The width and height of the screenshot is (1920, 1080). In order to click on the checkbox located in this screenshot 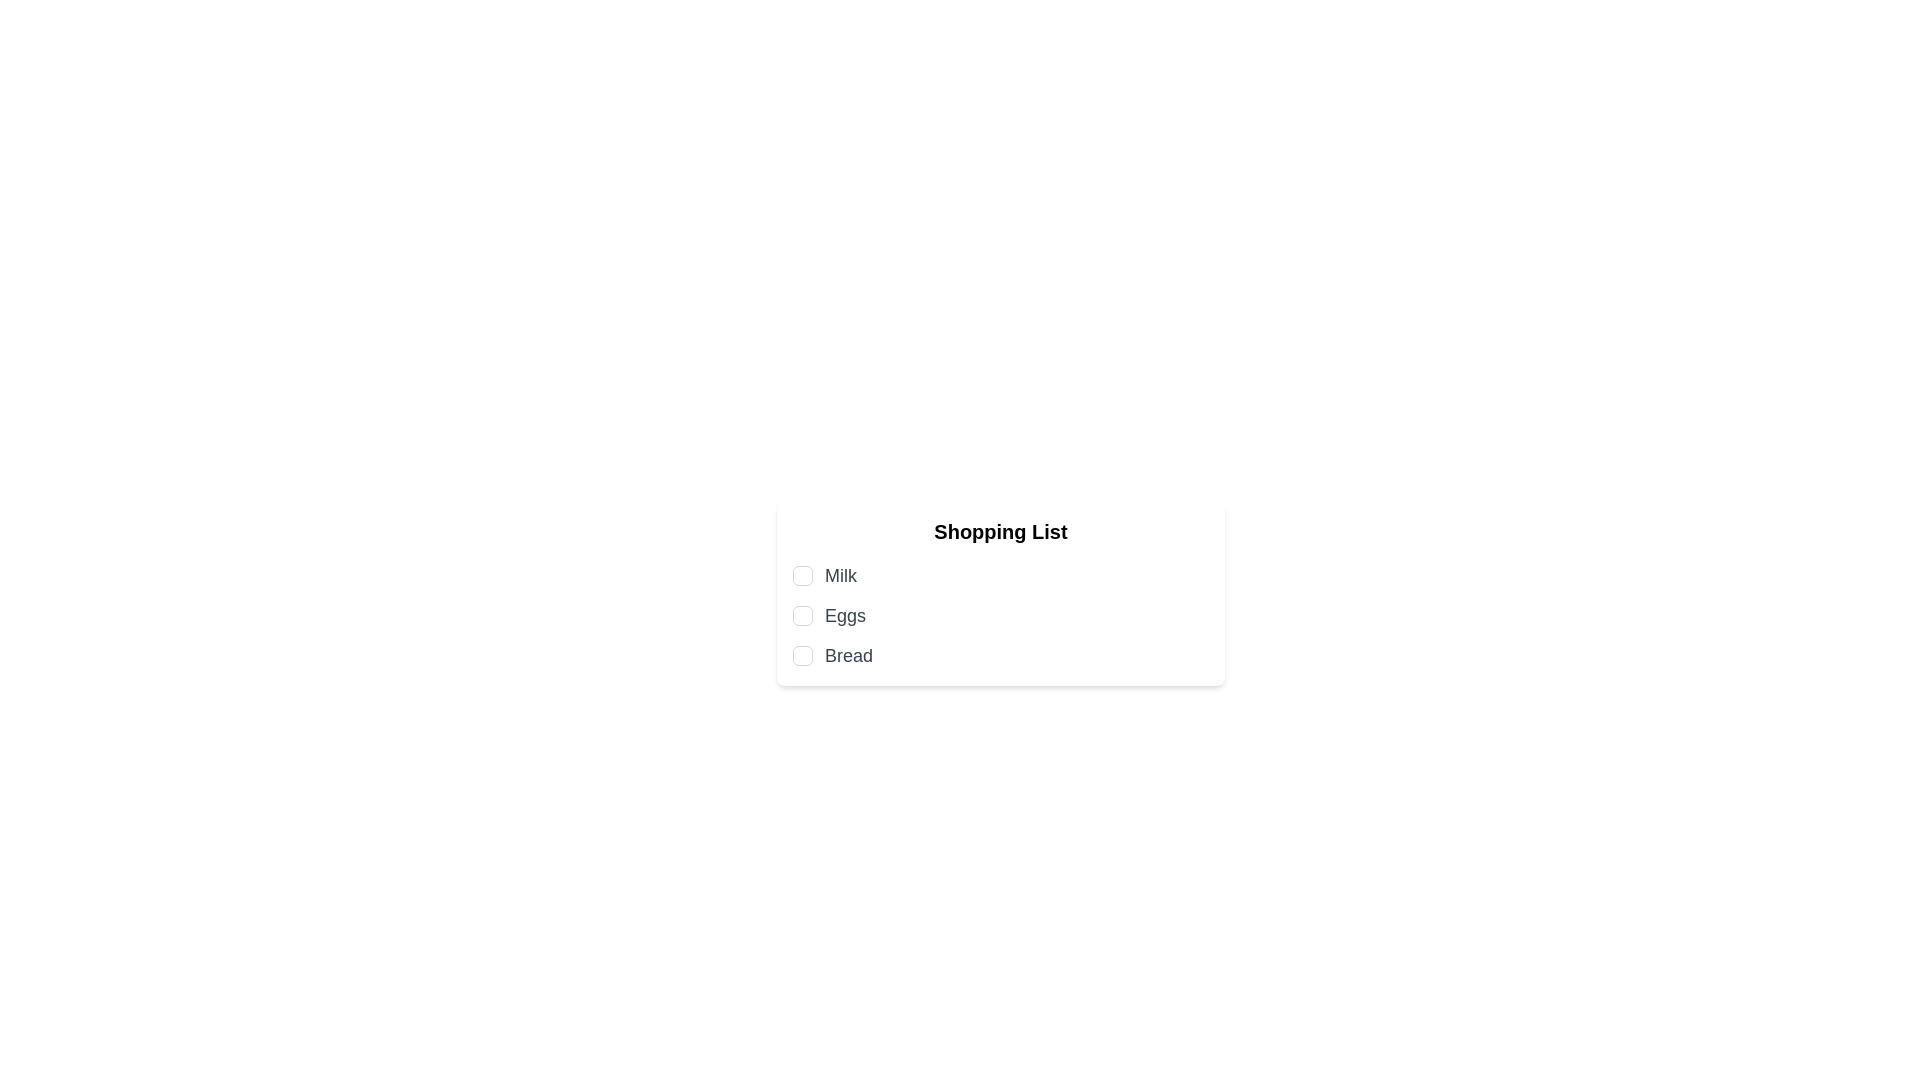, I will do `click(802, 615)`.